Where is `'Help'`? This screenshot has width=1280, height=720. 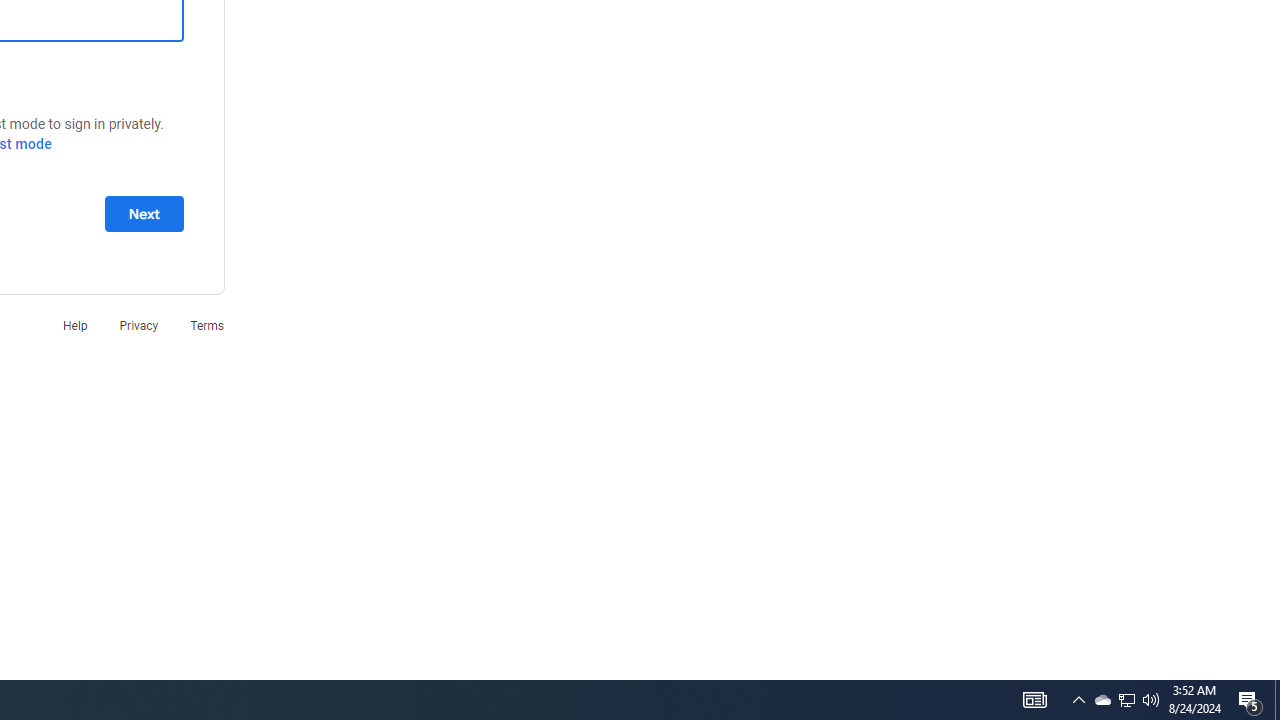 'Help' is located at coordinates (74, 324).